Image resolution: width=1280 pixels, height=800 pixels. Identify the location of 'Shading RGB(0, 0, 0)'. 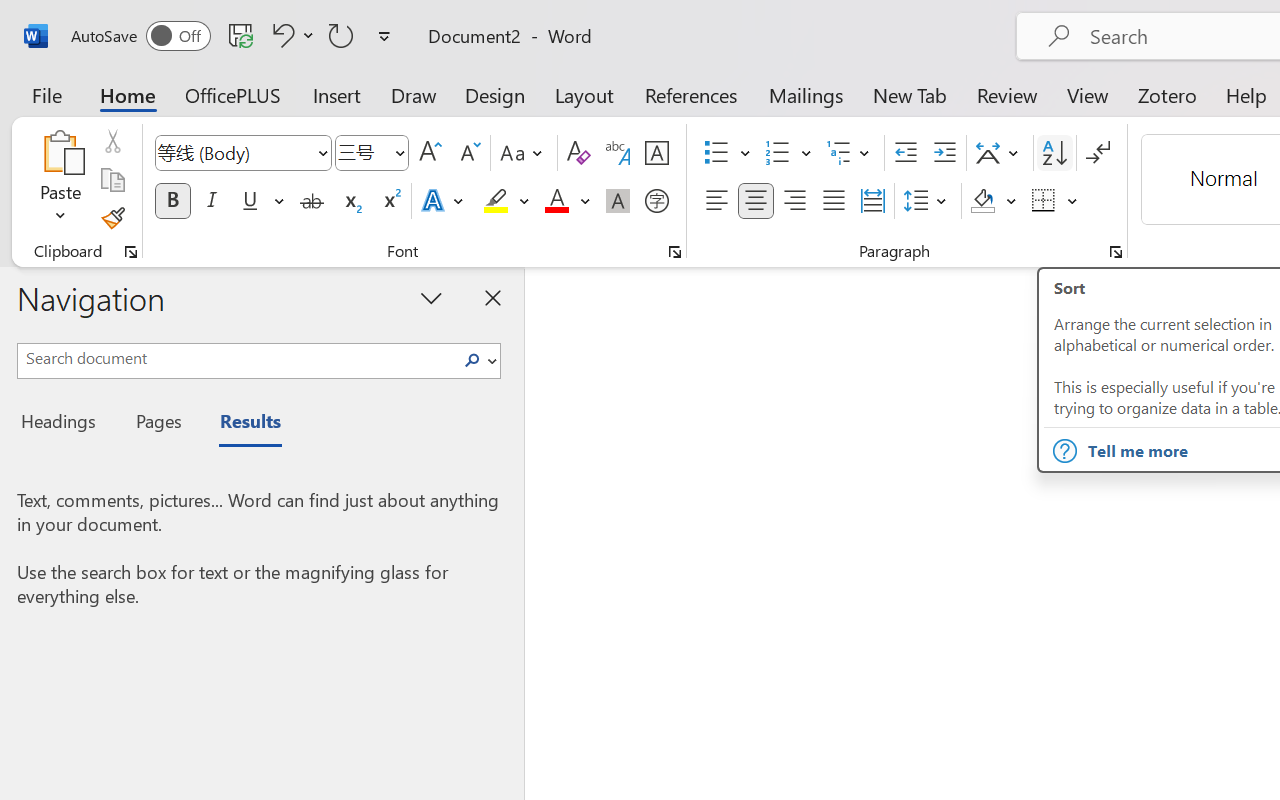
(983, 201).